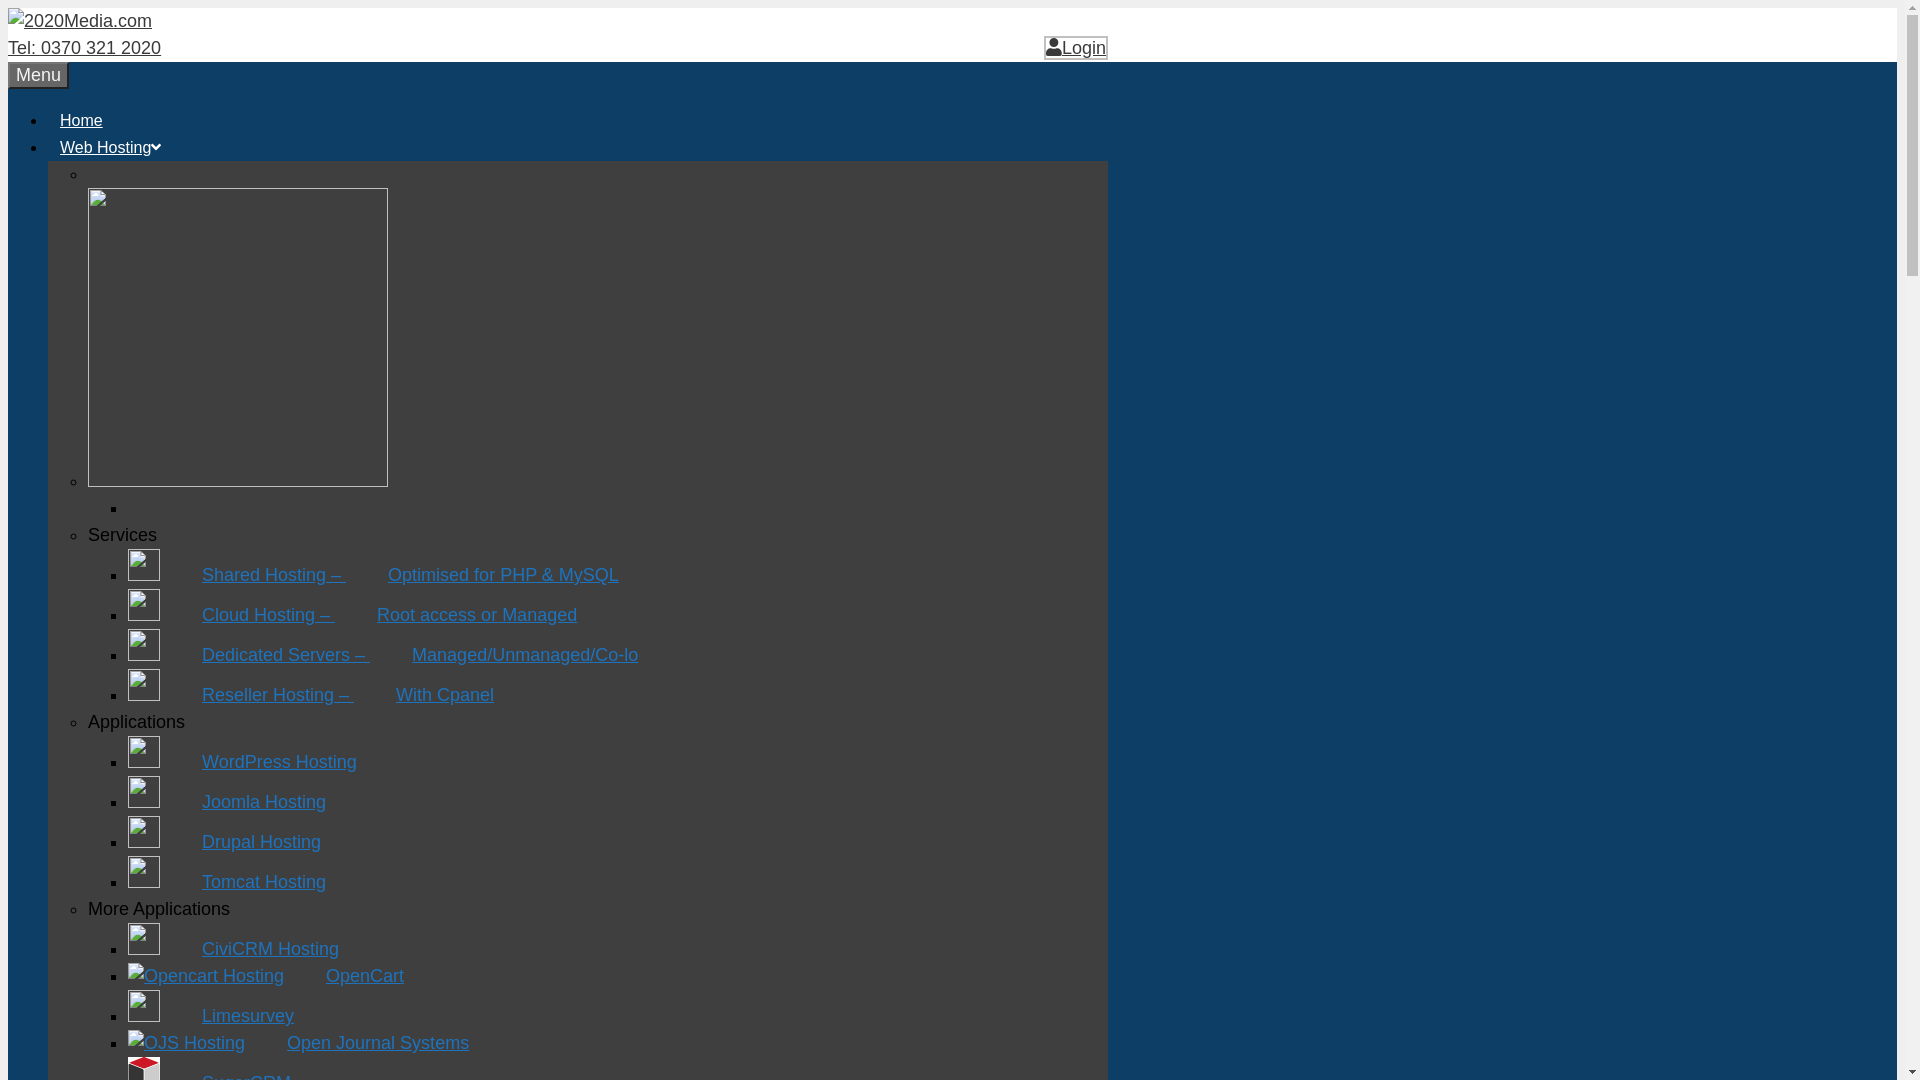  What do you see at coordinates (38, 74) in the screenshot?
I see `'Menu'` at bounding box center [38, 74].